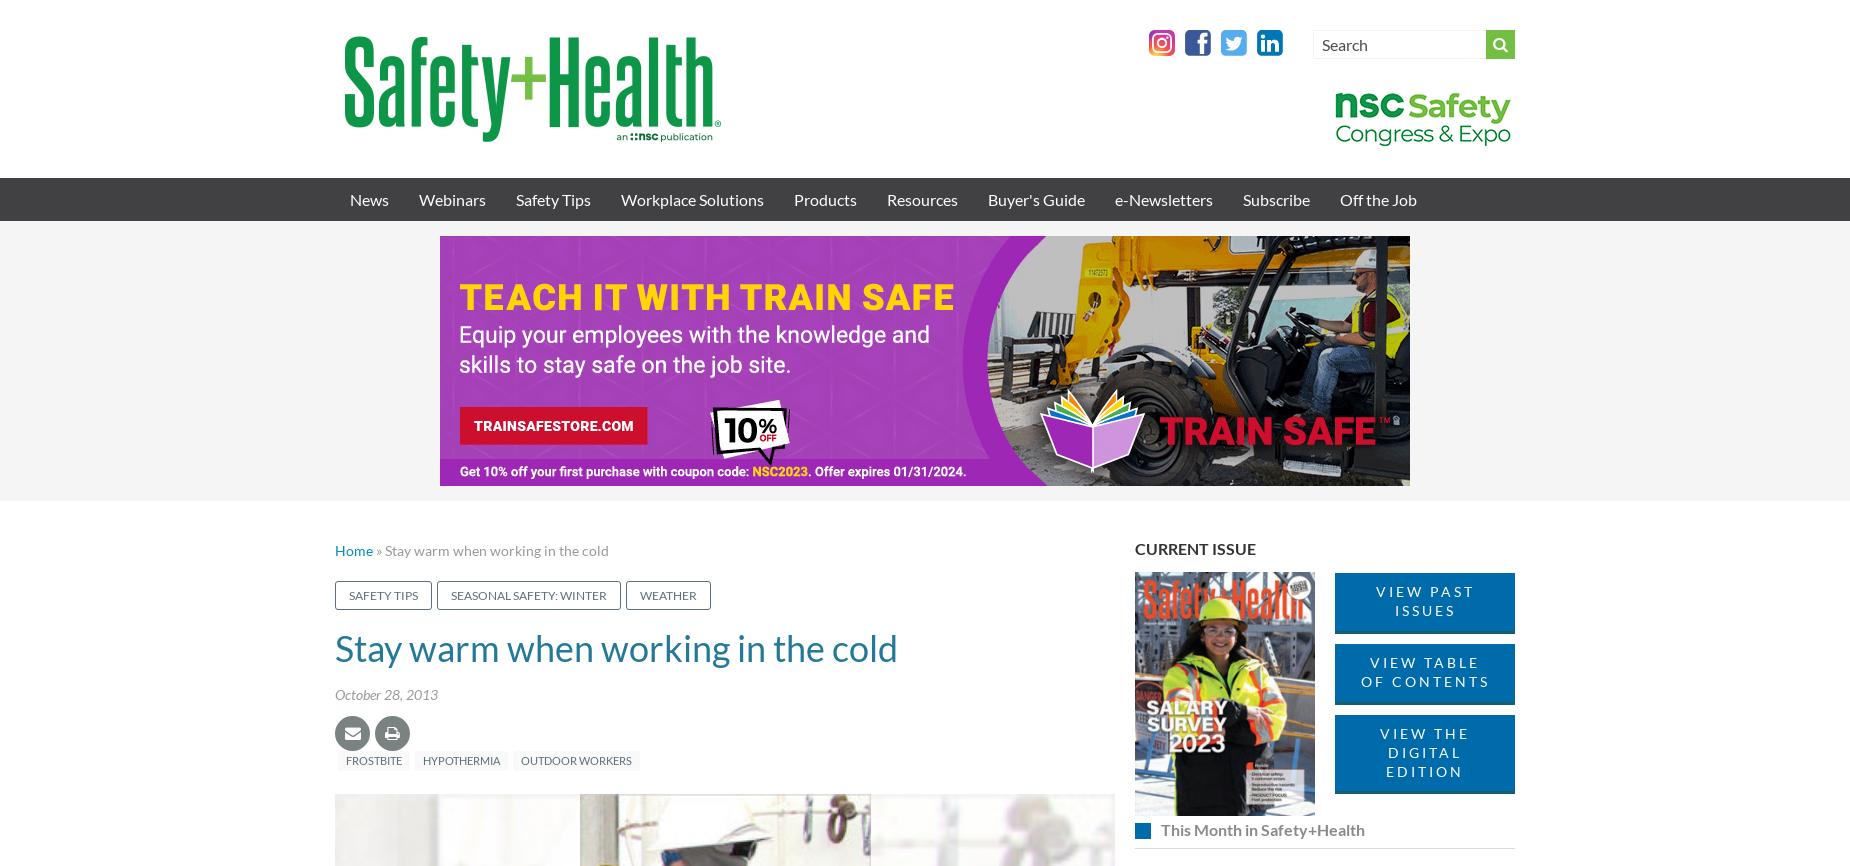 This screenshot has height=866, width=1850. What do you see at coordinates (1163, 199) in the screenshot?
I see `'e-Newsletters'` at bounding box center [1163, 199].